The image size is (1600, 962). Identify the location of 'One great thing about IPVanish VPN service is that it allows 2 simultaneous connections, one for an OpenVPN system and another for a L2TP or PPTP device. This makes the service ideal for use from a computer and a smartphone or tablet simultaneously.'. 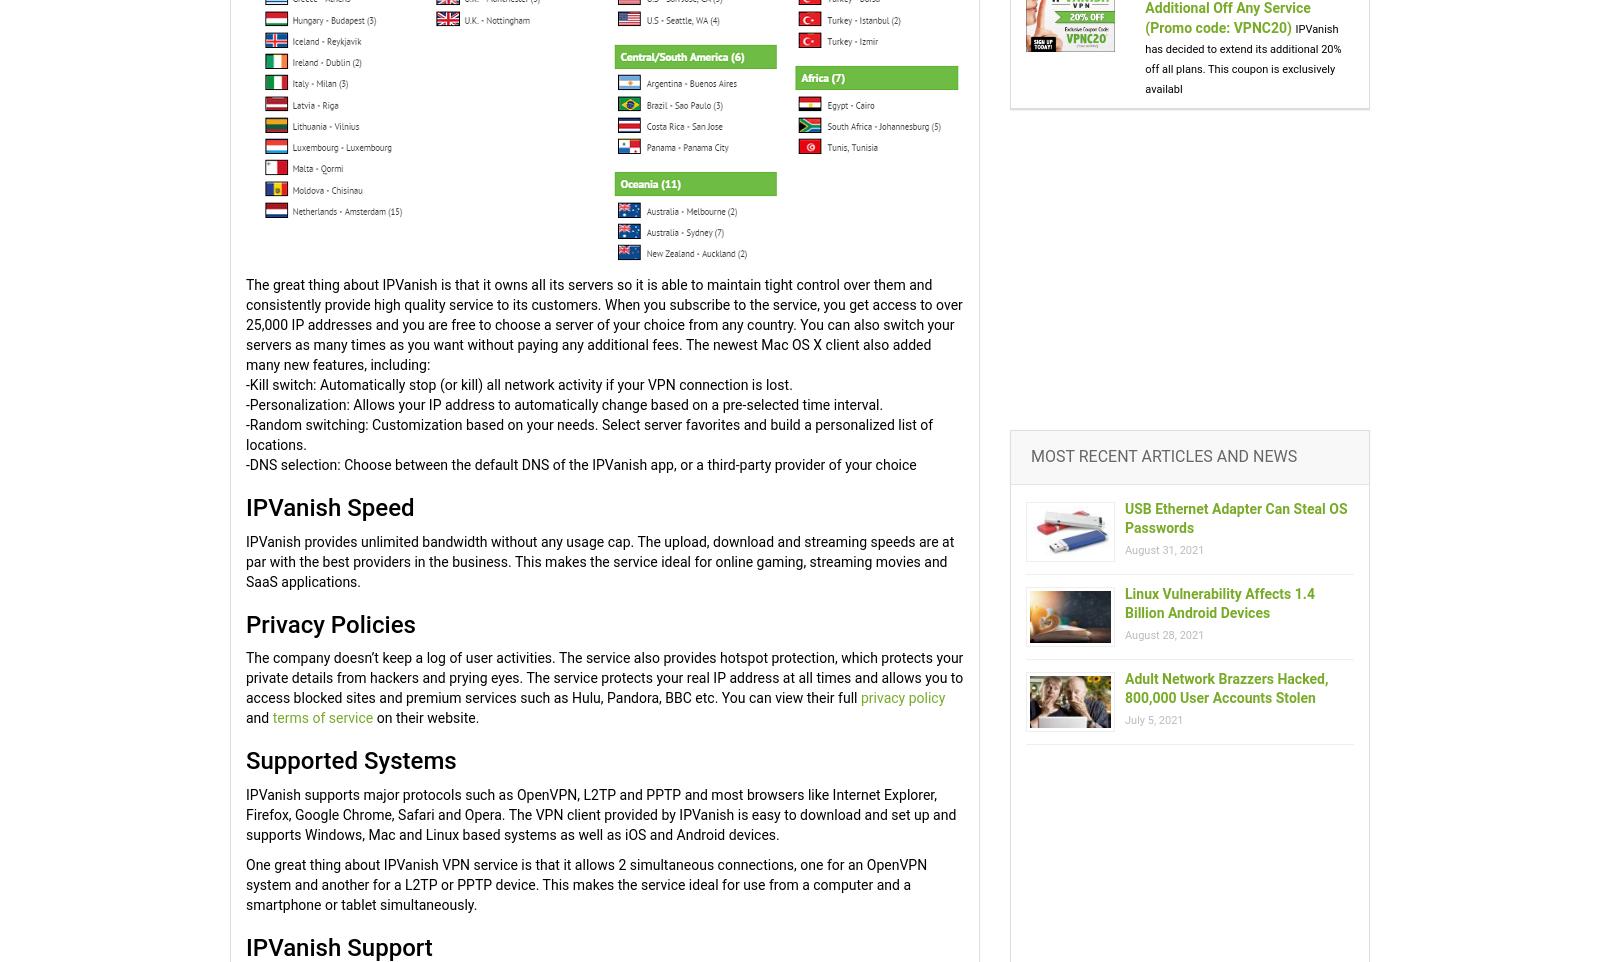
(585, 882).